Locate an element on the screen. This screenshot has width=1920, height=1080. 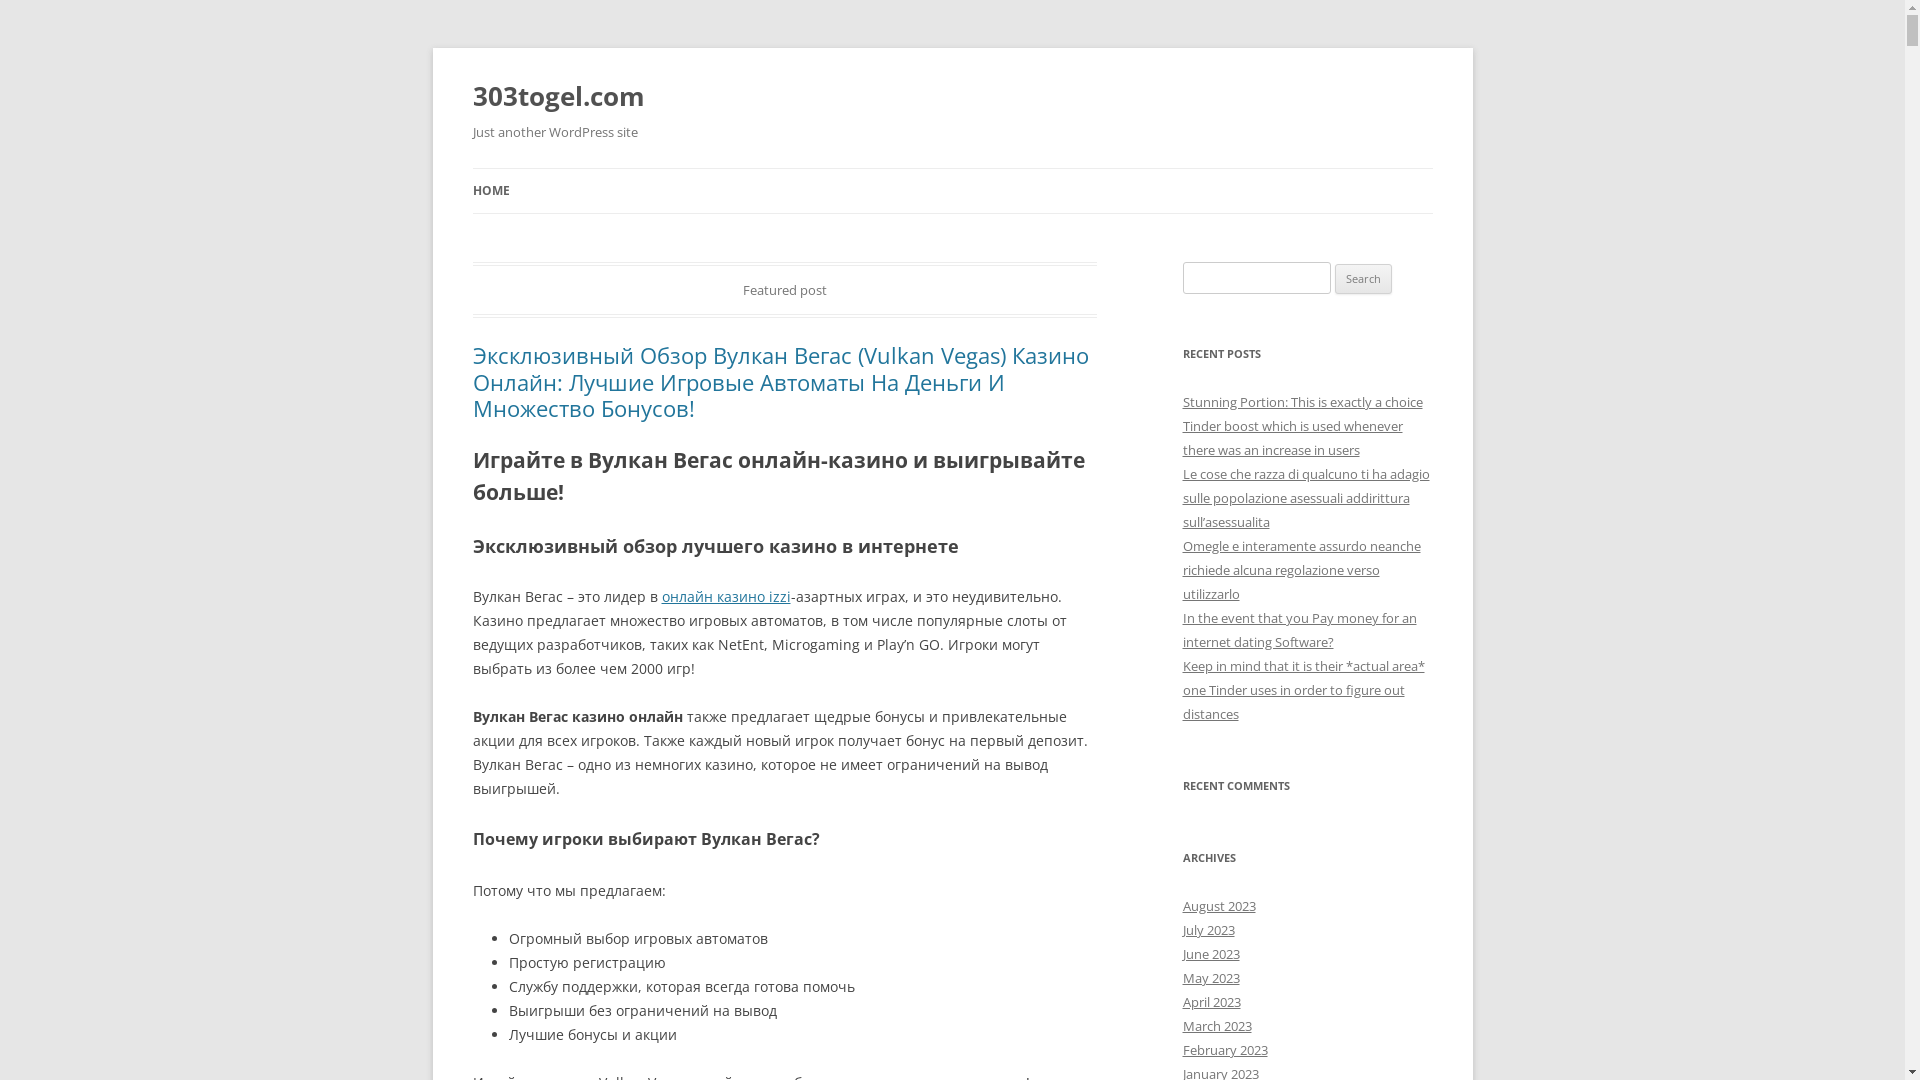
'May 2023' is located at coordinates (1209, 977).